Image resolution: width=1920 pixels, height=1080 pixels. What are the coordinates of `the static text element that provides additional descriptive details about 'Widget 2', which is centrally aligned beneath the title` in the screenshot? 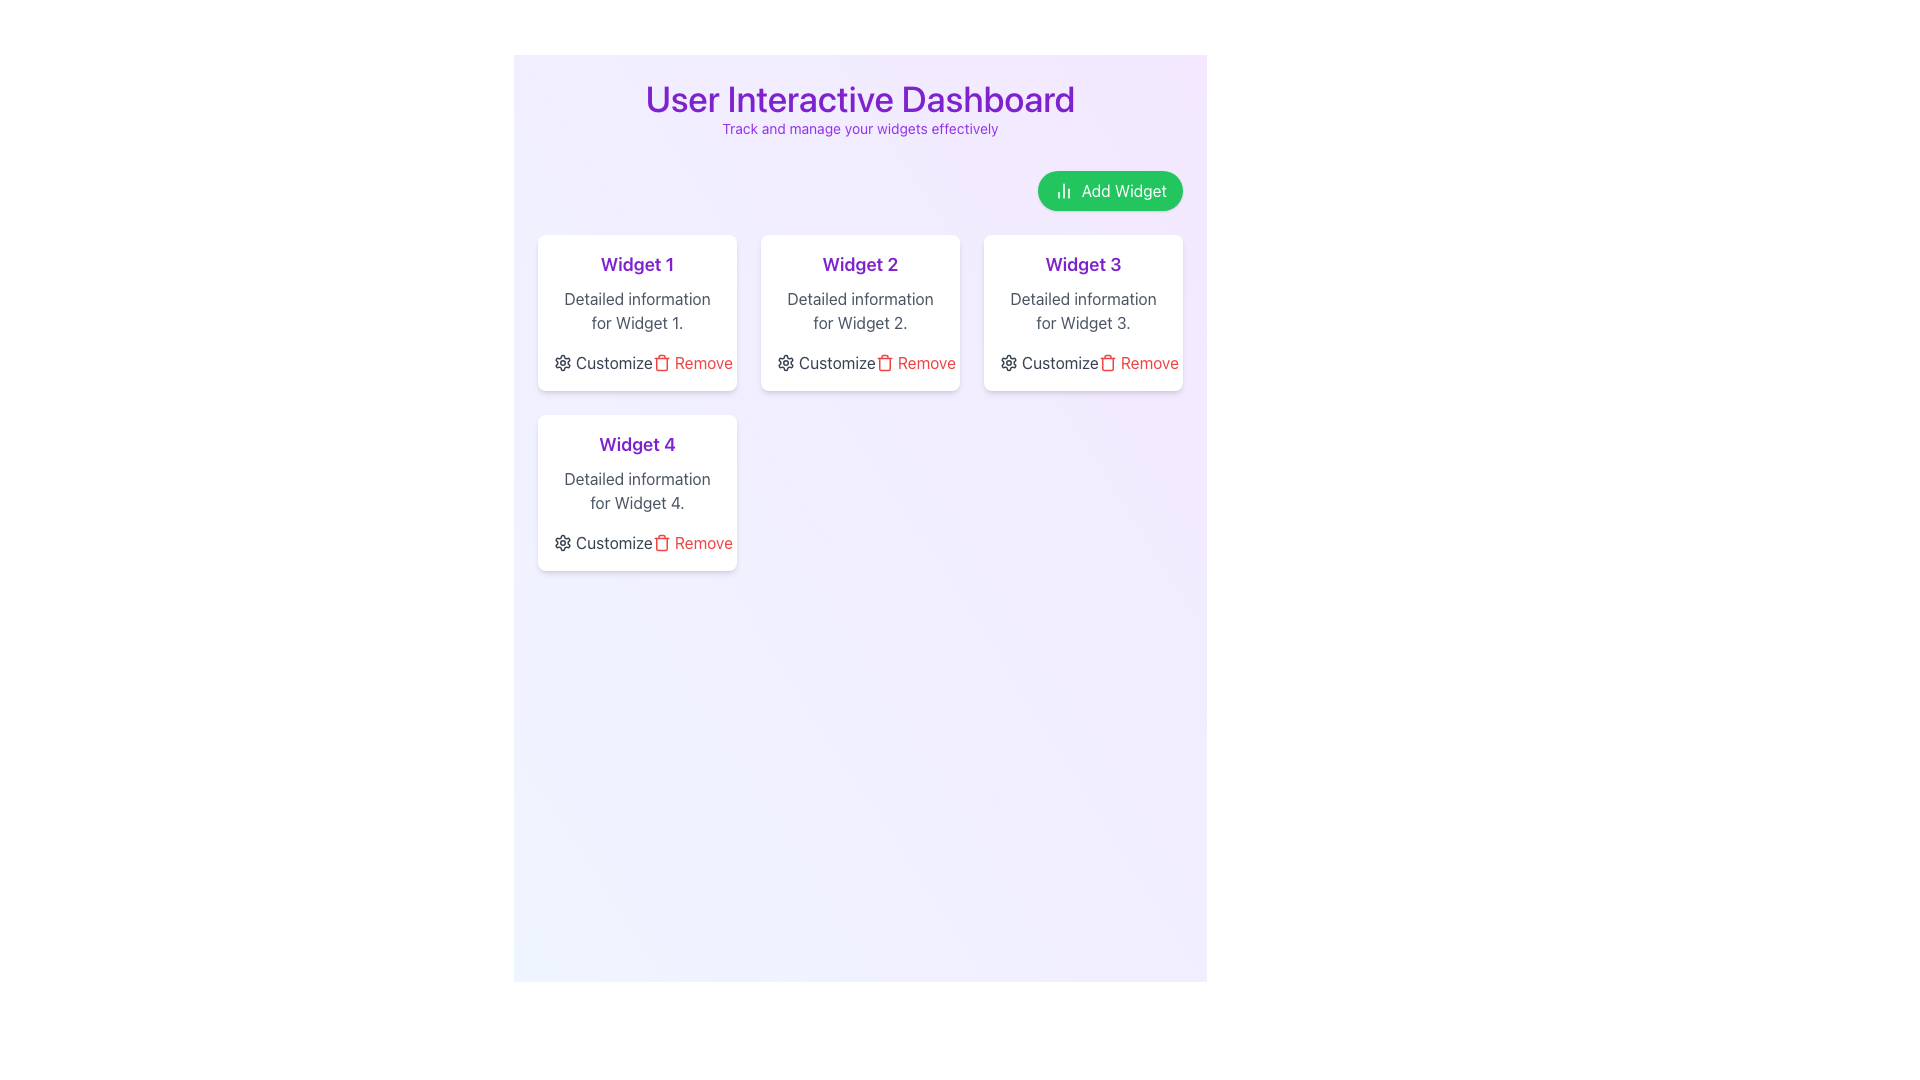 It's located at (860, 311).